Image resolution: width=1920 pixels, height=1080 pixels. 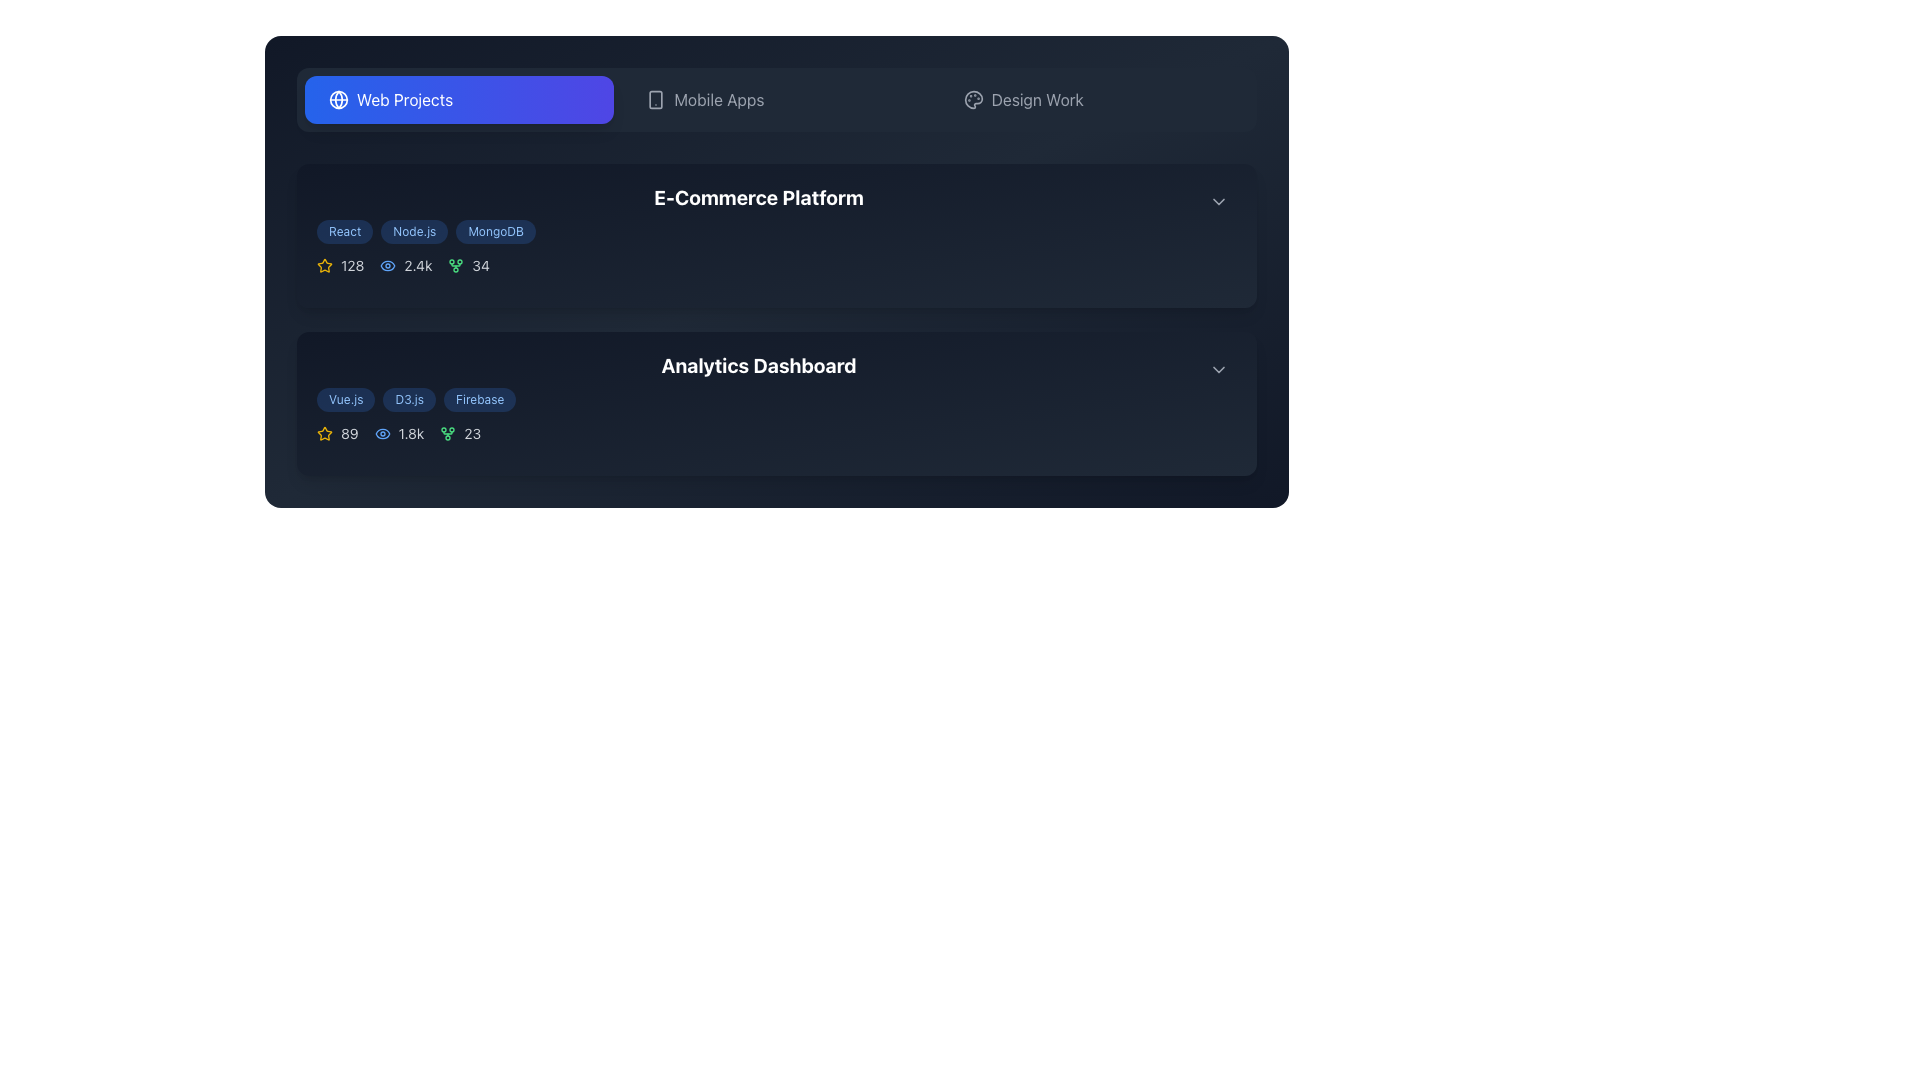 What do you see at coordinates (656, 100) in the screenshot?
I see `the representative icon for mobile-related items located to the left of the 'Mobile Apps' text, which is part of the navigation options row` at bounding box center [656, 100].